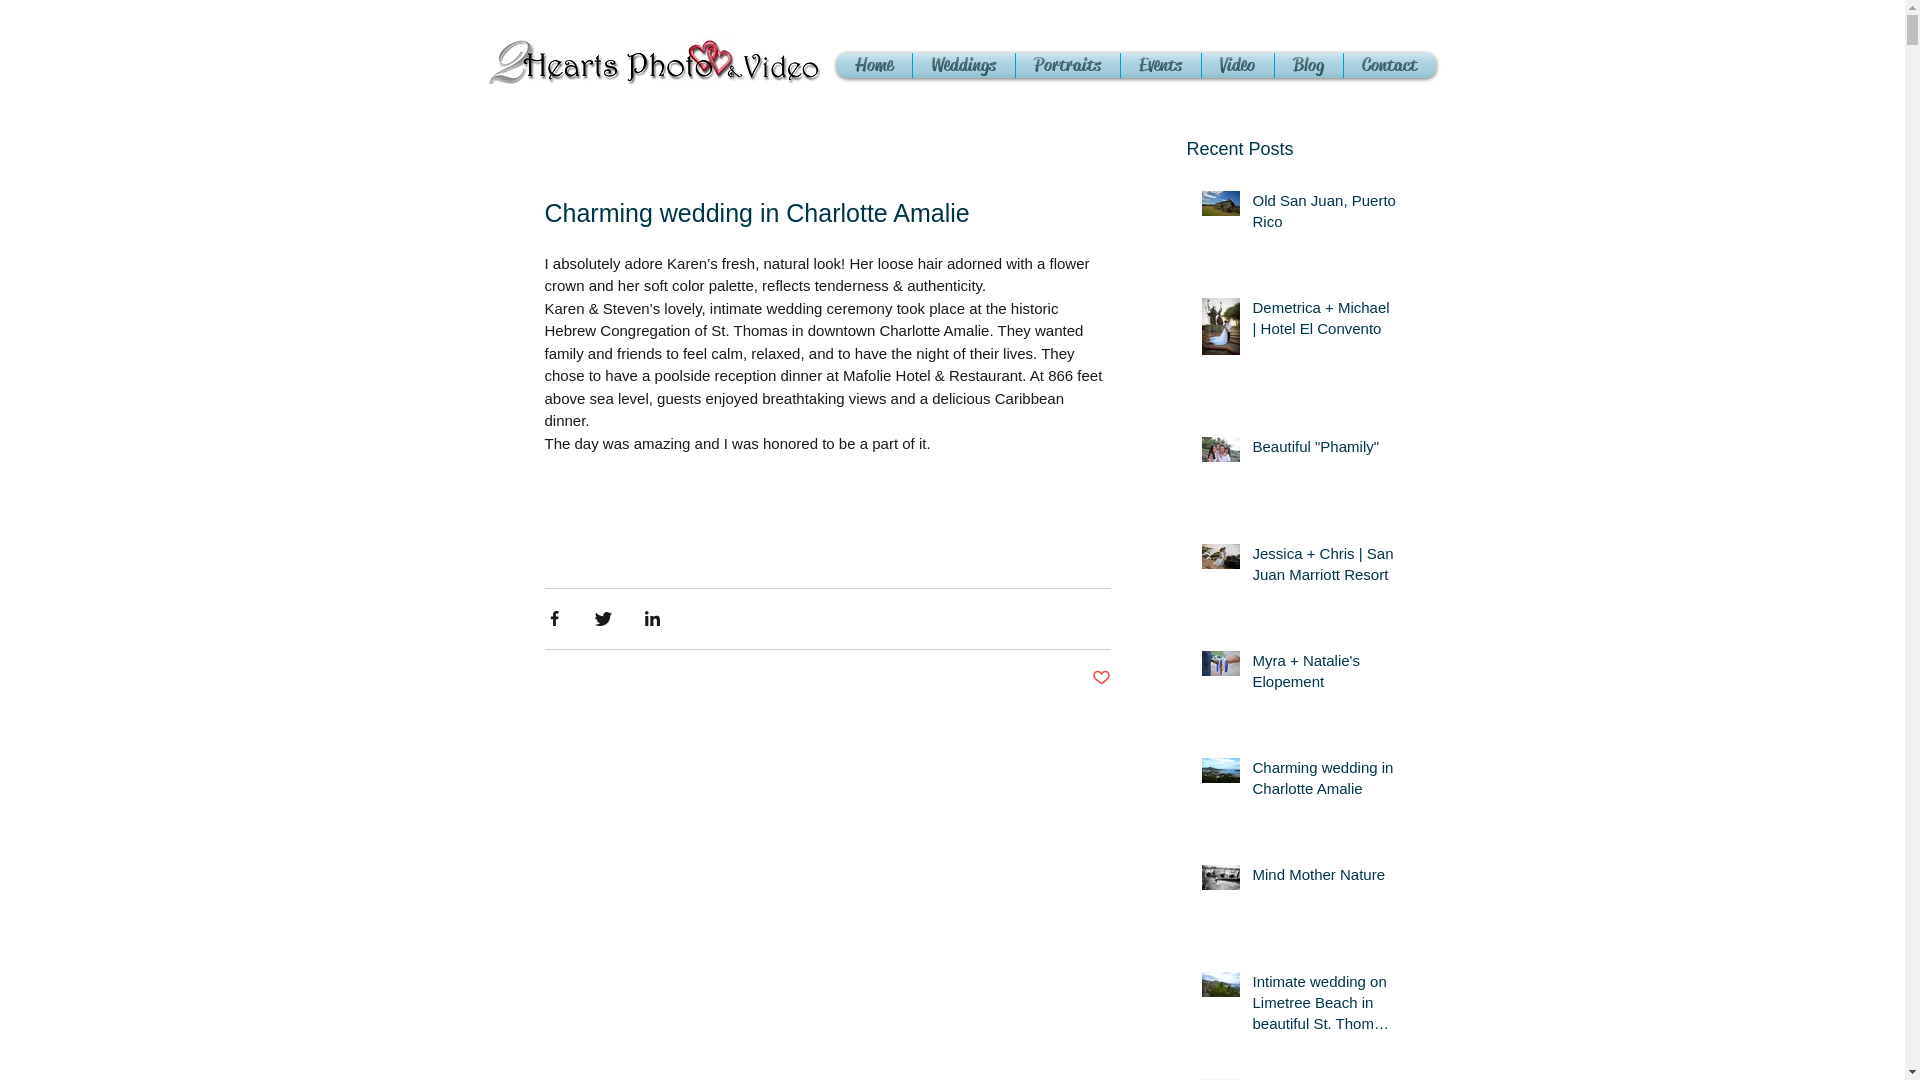  Describe the element at coordinates (963, 64) in the screenshot. I see `'Weddings'` at that location.